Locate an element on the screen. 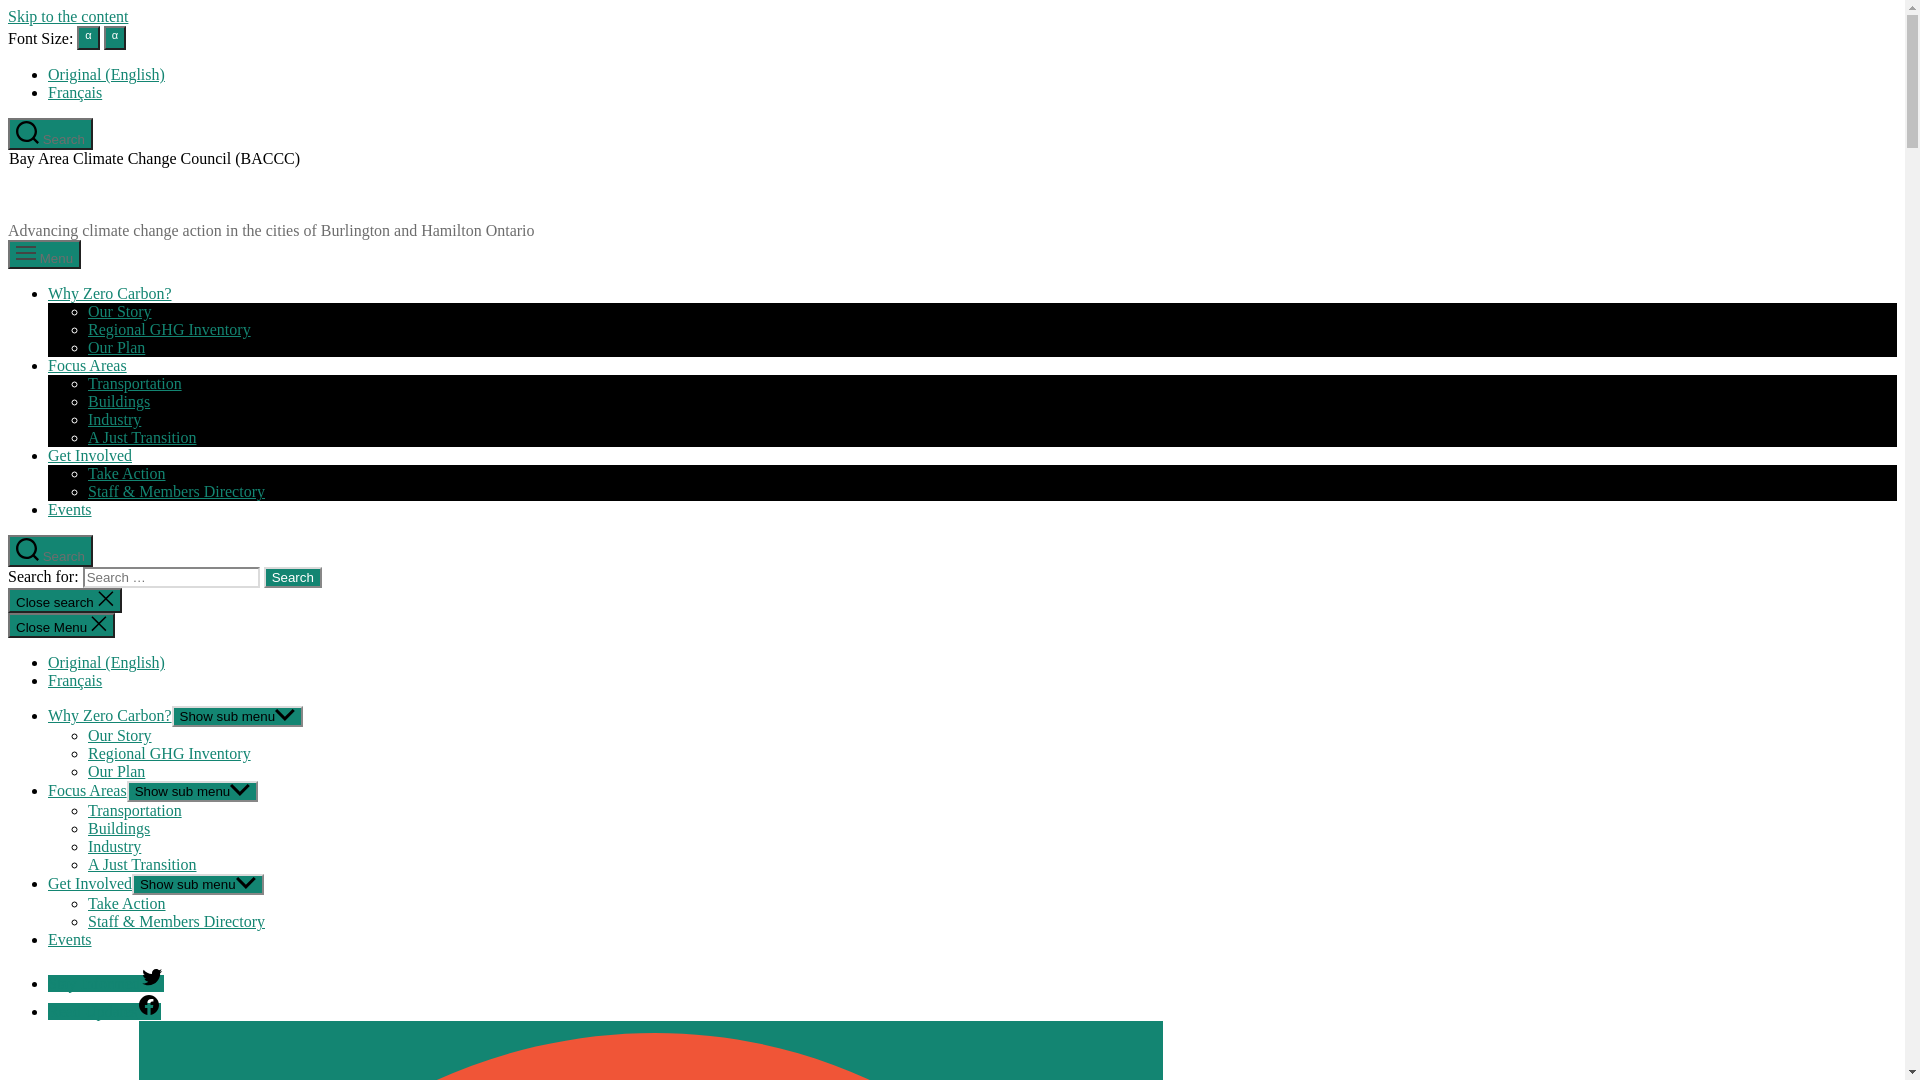 This screenshot has height=1080, width=1920. 'Search' is located at coordinates (50, 134).